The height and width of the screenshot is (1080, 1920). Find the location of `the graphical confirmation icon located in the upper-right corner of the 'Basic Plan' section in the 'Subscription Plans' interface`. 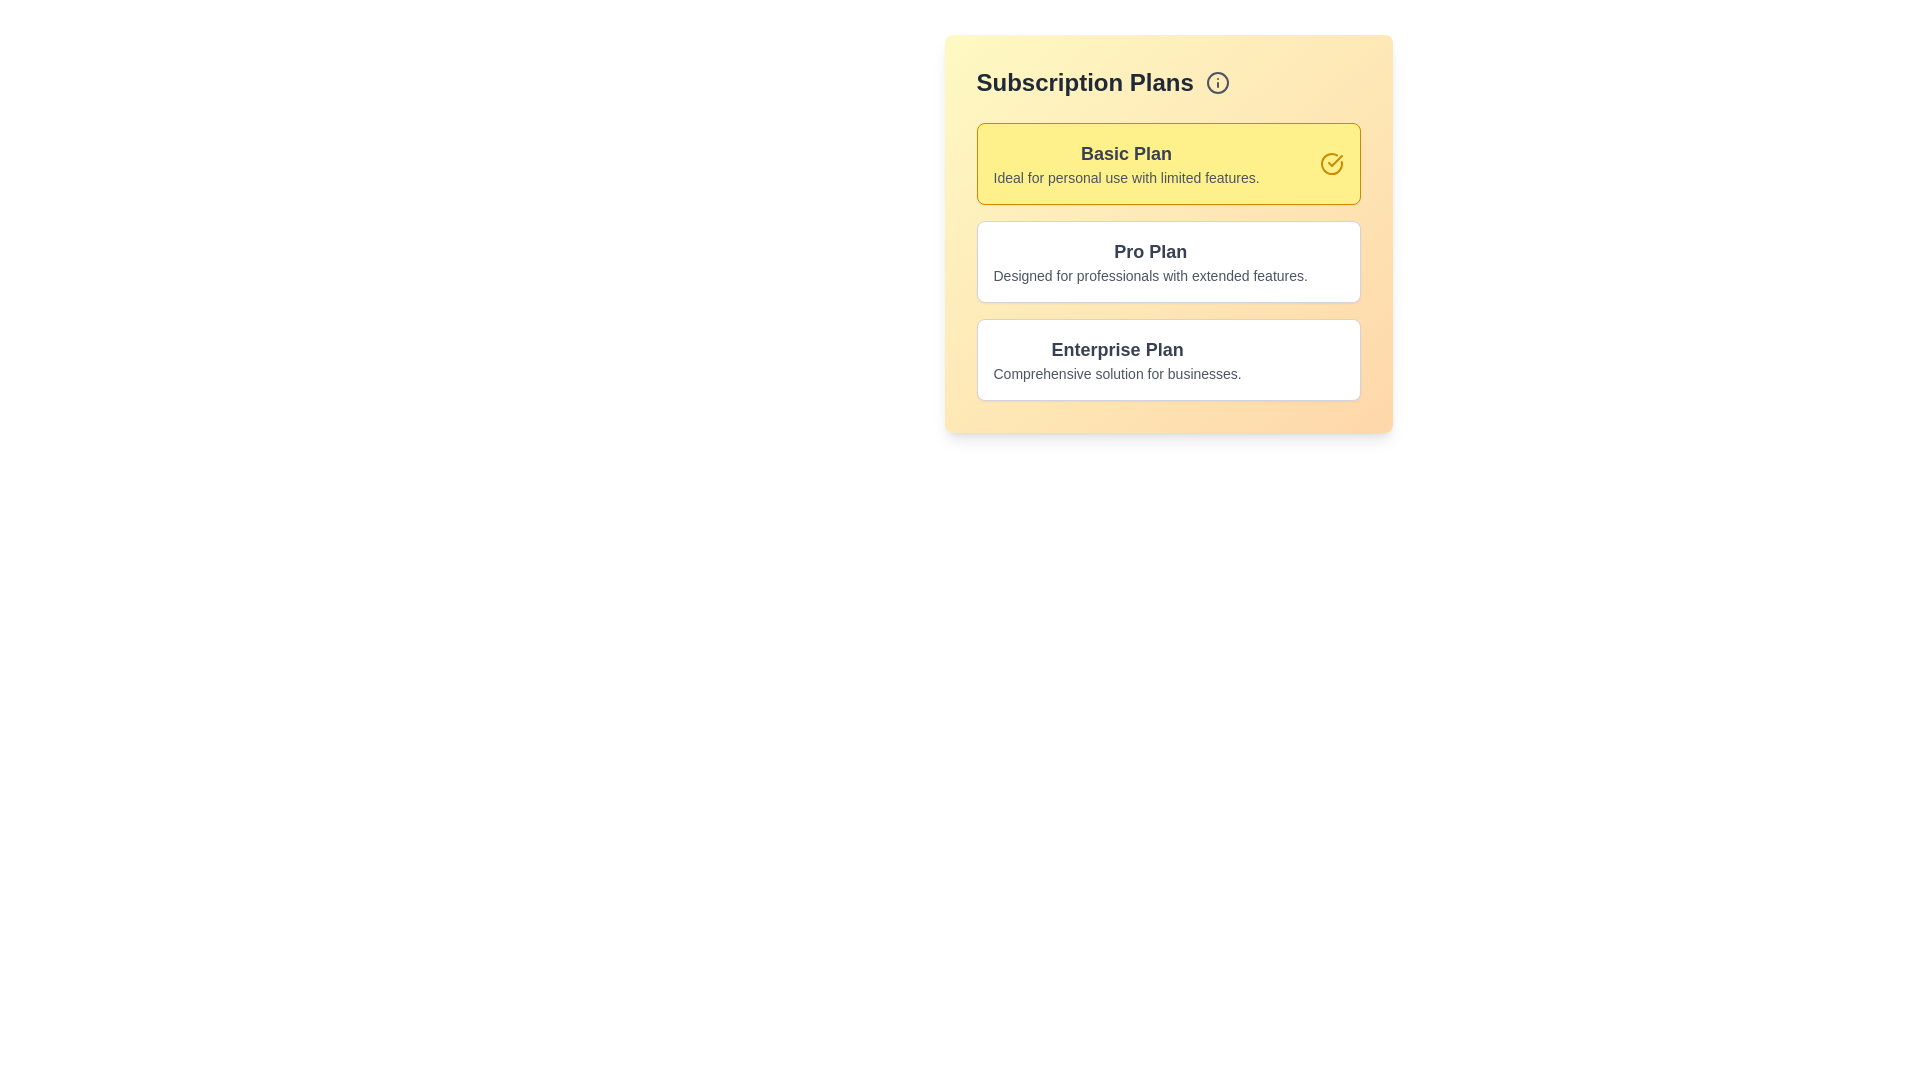

the graphical confirmation icon located in the upper-right corner of the 'Basic Plan' section in the 'Subscription Plans' interface is located at coordinates (1331, 163).